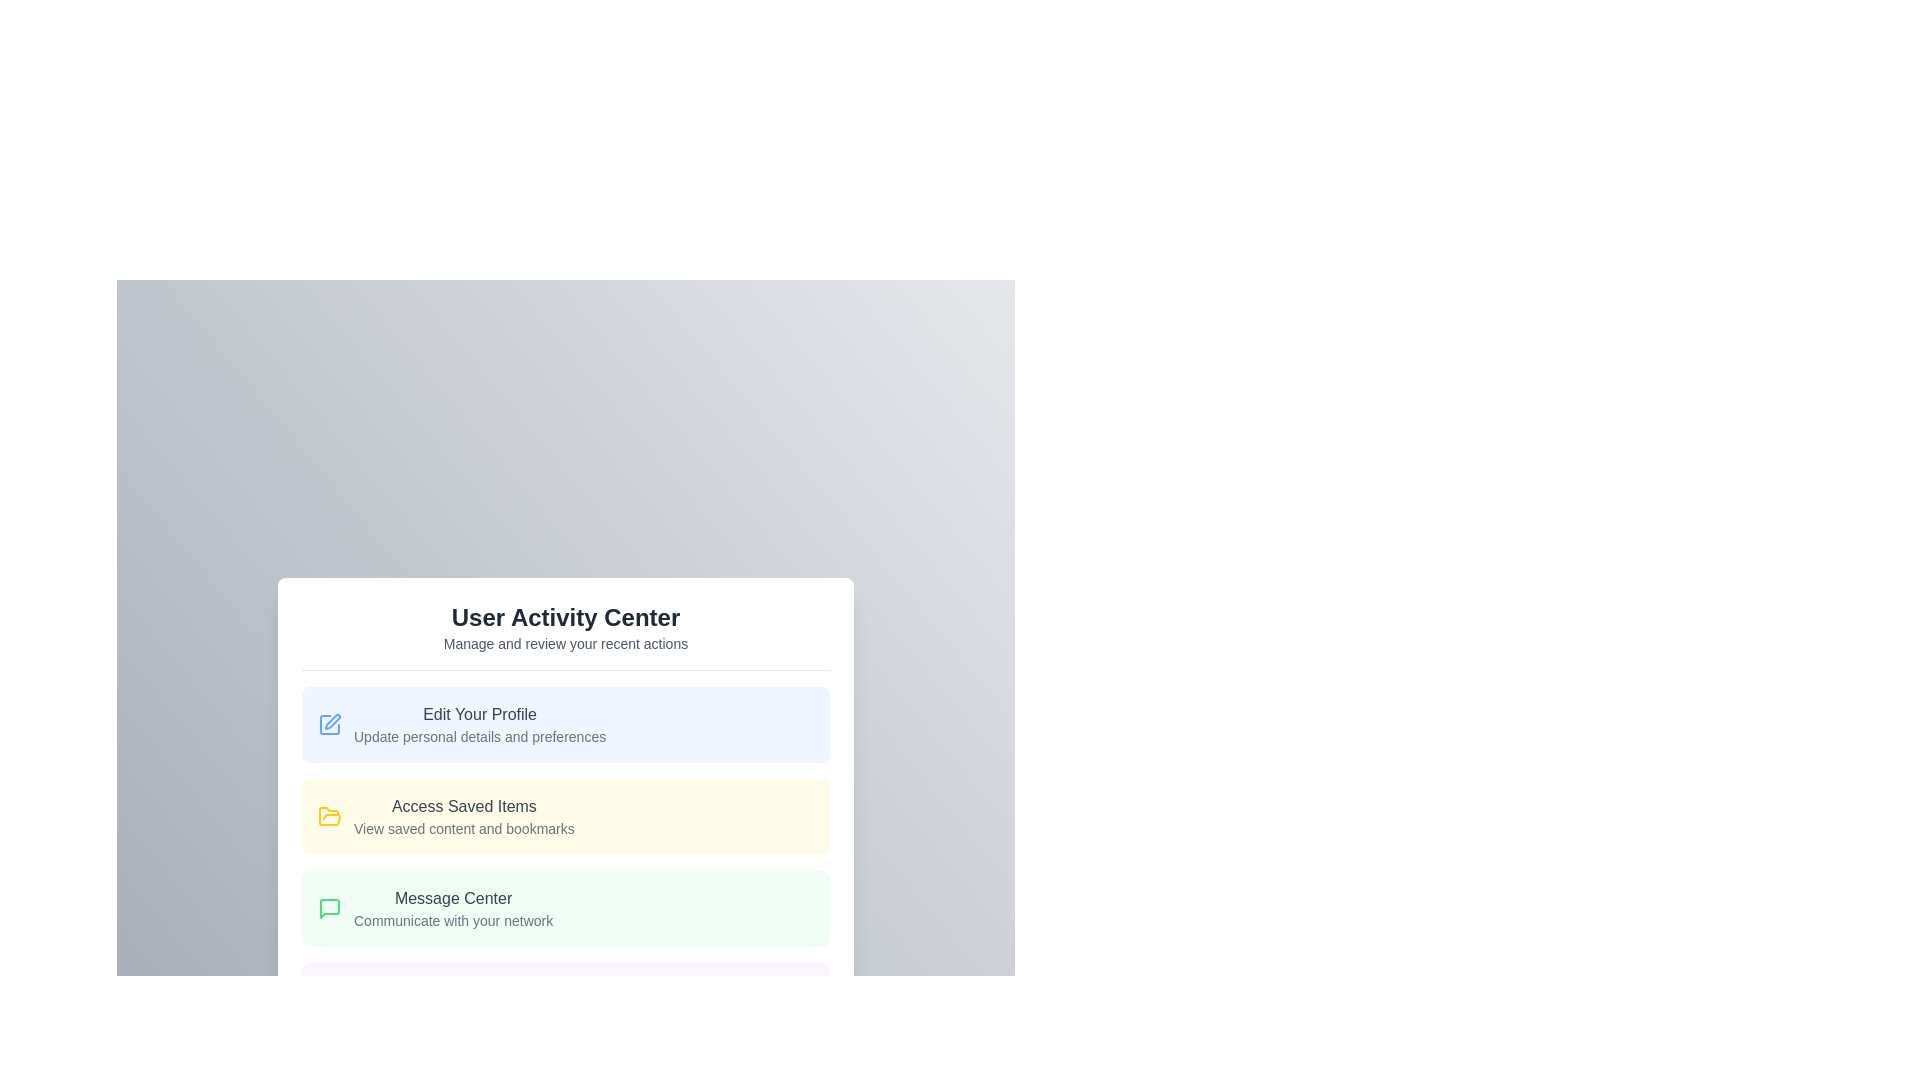 The height and width of the screenshot is (1080, 1920). What do you see at coordinates (330, 907) in the screenshot?
I see `the green rectangular message bubble icon located to the left of the 'Message Center' text, indicating interaction` at bounding box center [330, 907].